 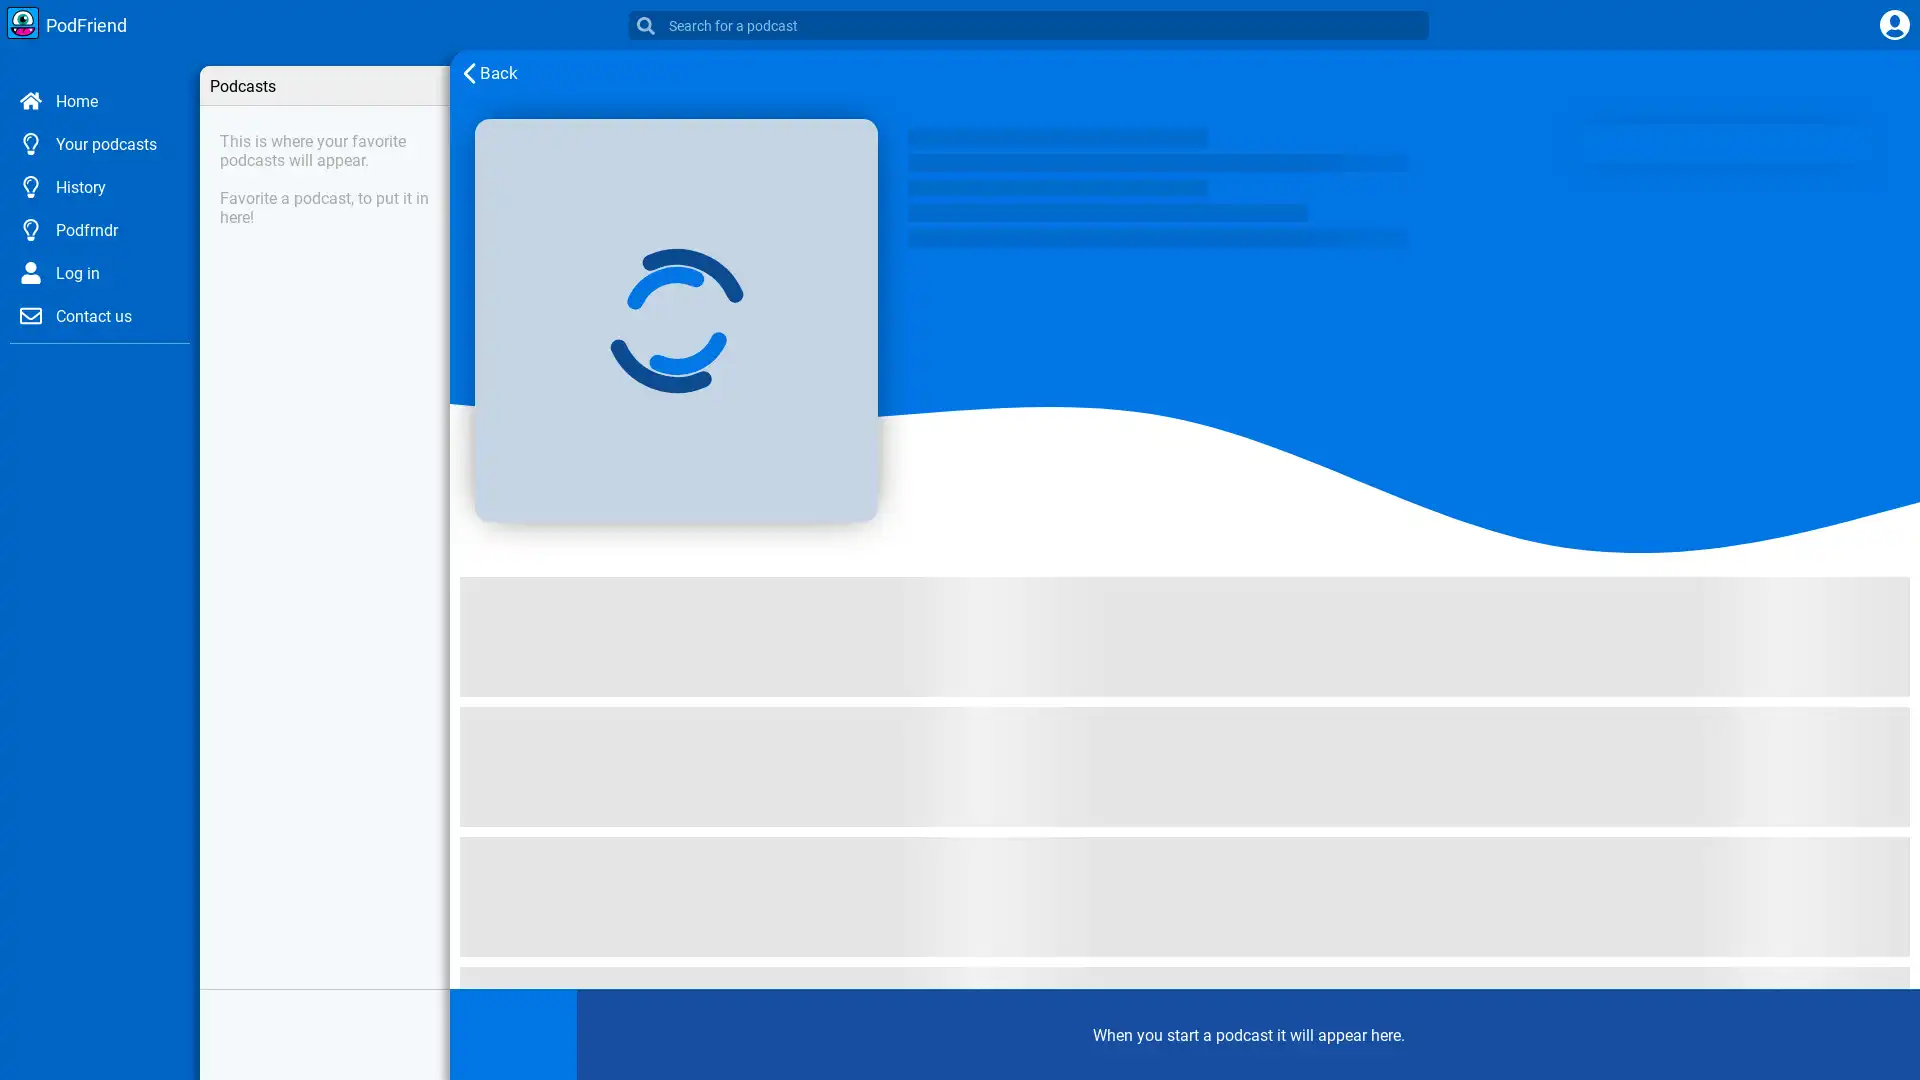 I want to click on Back, so click(x=484, y=72).